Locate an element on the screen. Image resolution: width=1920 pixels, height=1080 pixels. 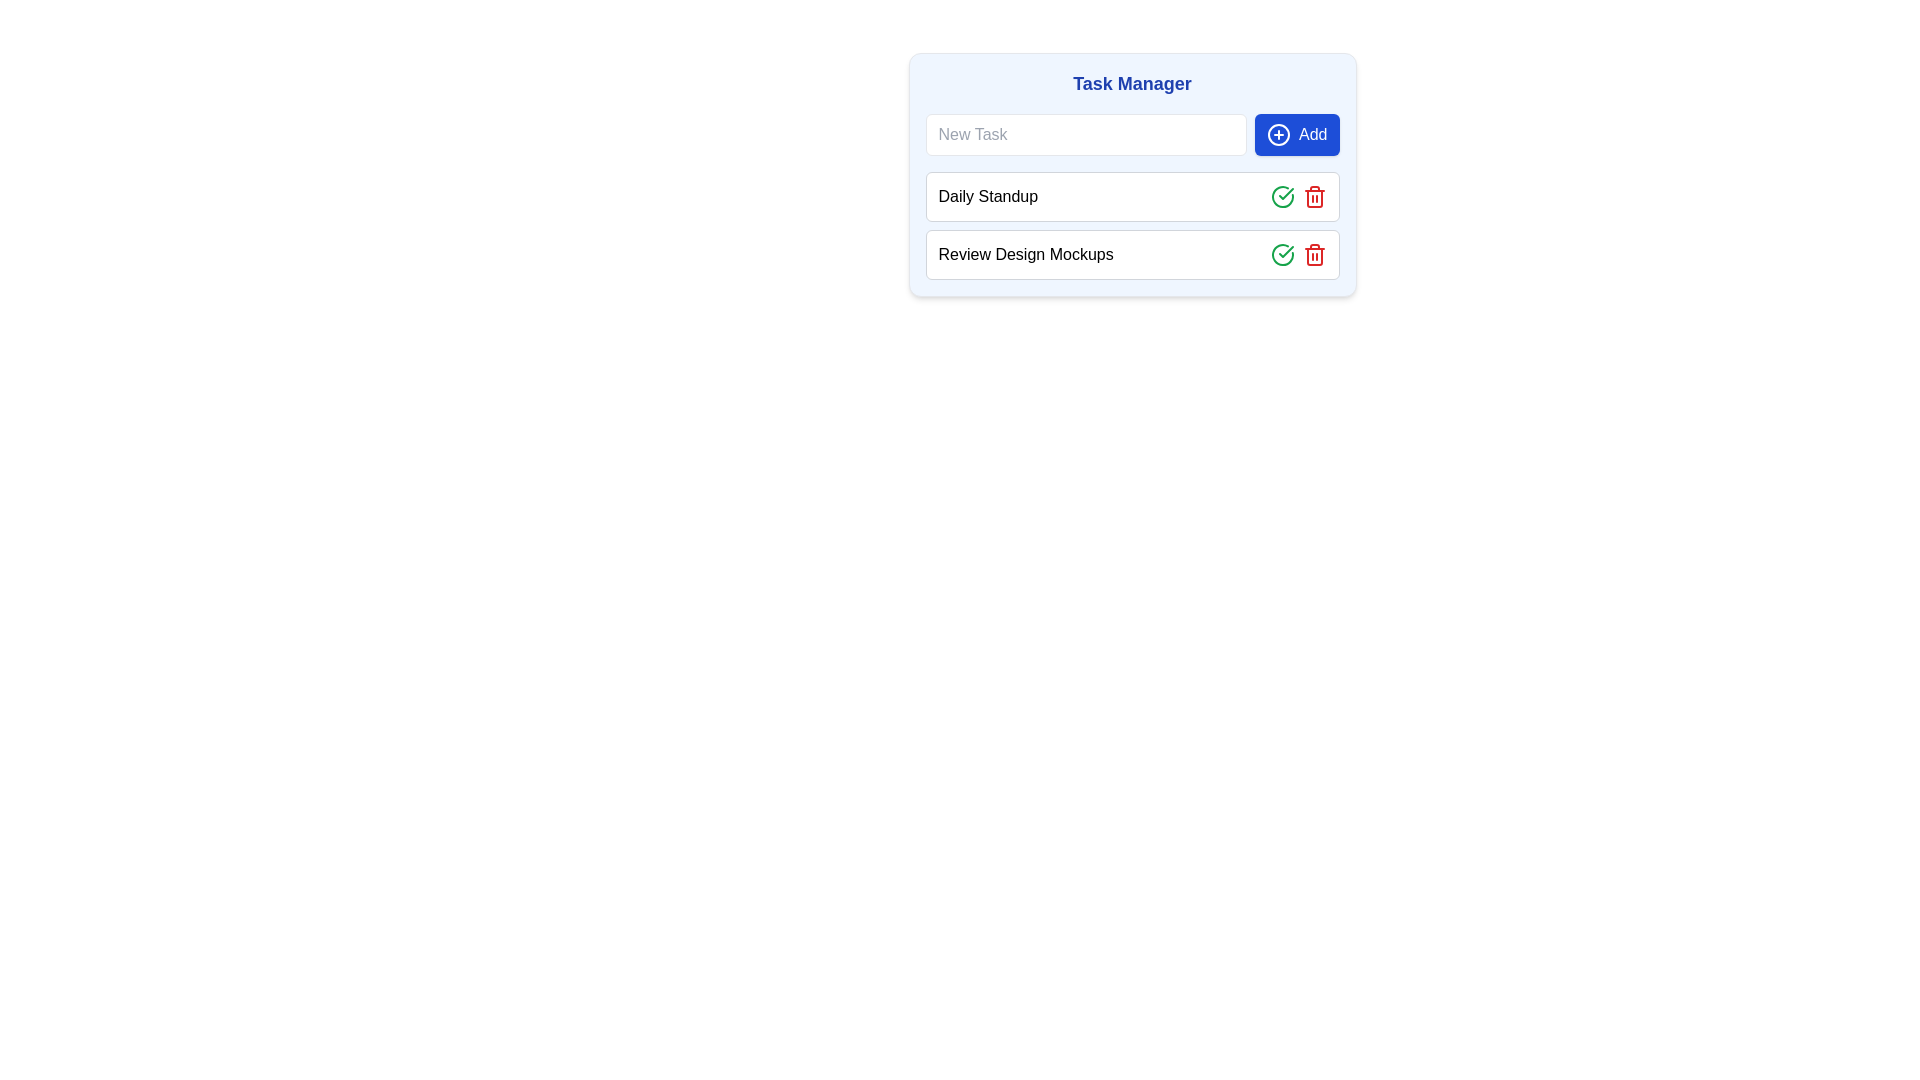
the Icon Button represented by a green checkmark symbol within a circle, located to the right of the 'Review Design Mockups' task title is located at coordinates (1282, 253).